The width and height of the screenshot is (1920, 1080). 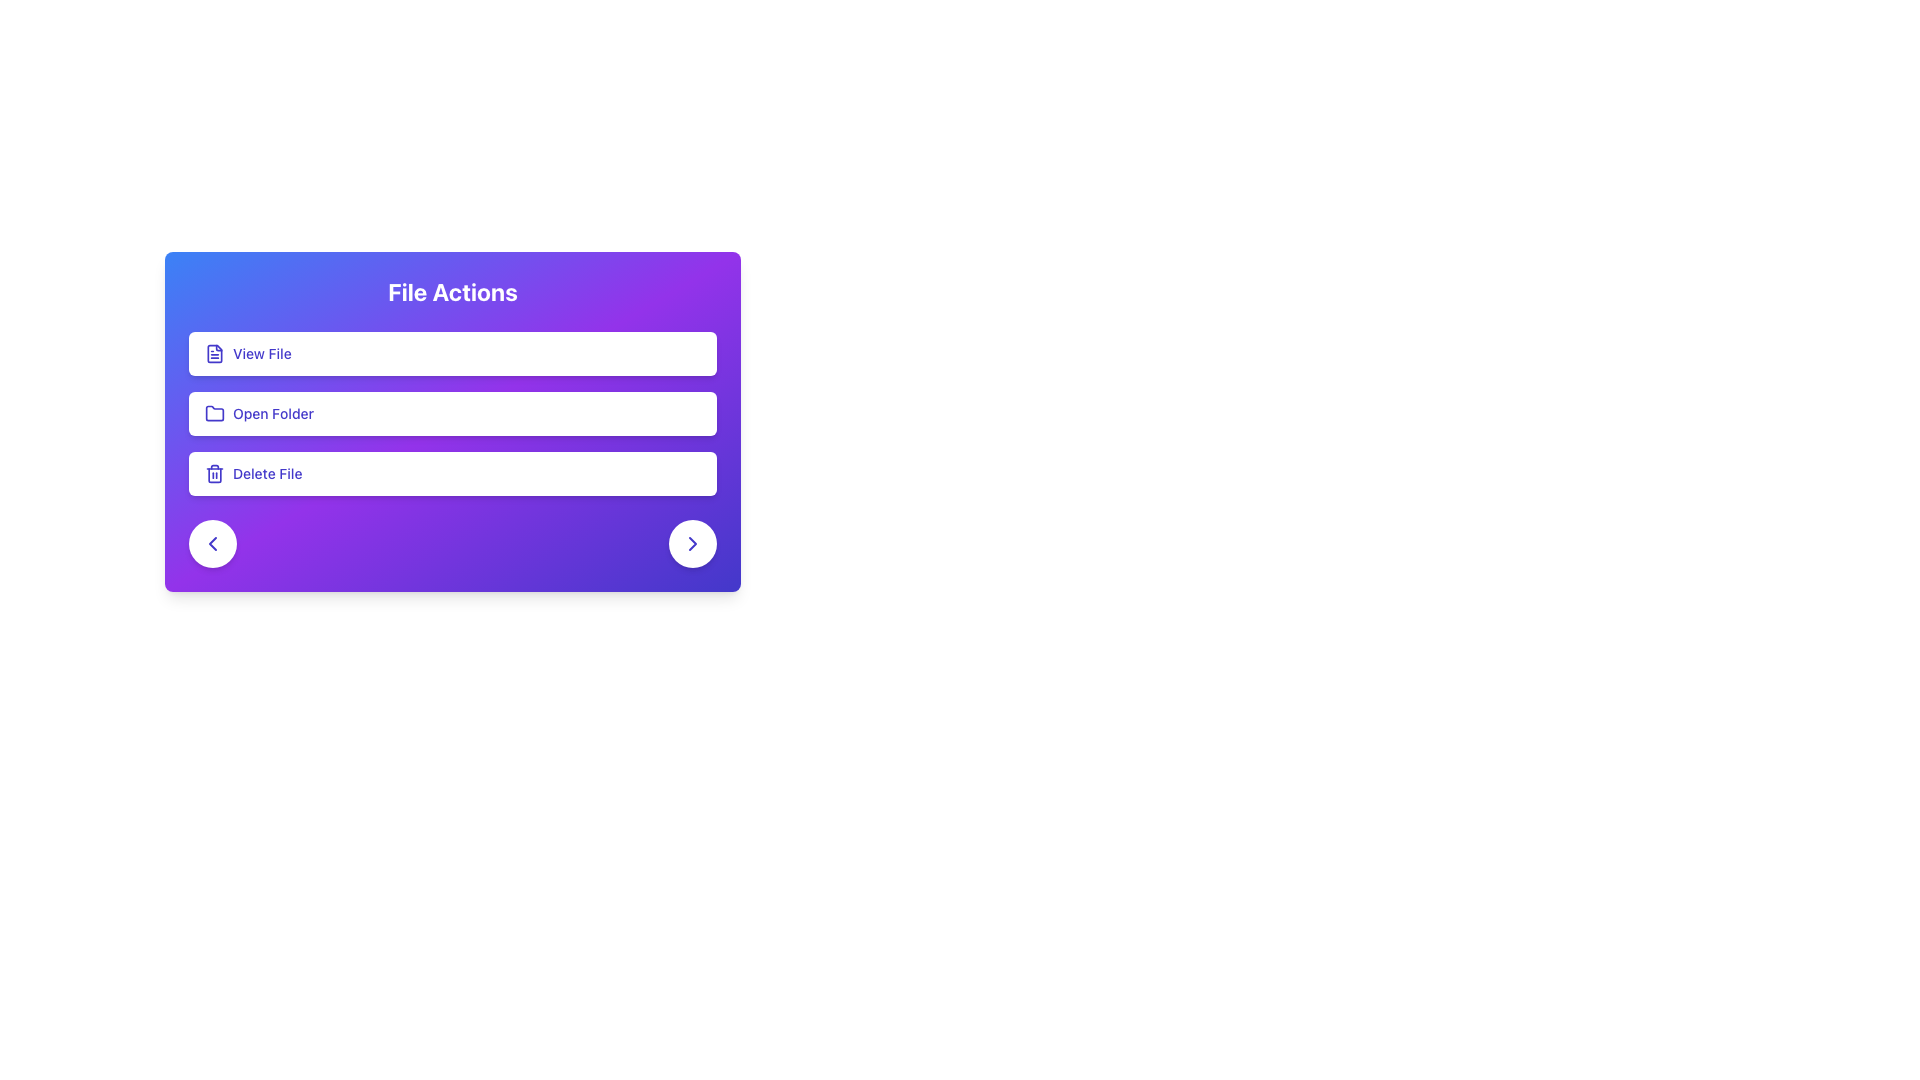 I want to click on the 'Delete File' text label which is part of the button in the 'File Actions' section, styled in bold purple against a white background, so click(x=266, y=474).